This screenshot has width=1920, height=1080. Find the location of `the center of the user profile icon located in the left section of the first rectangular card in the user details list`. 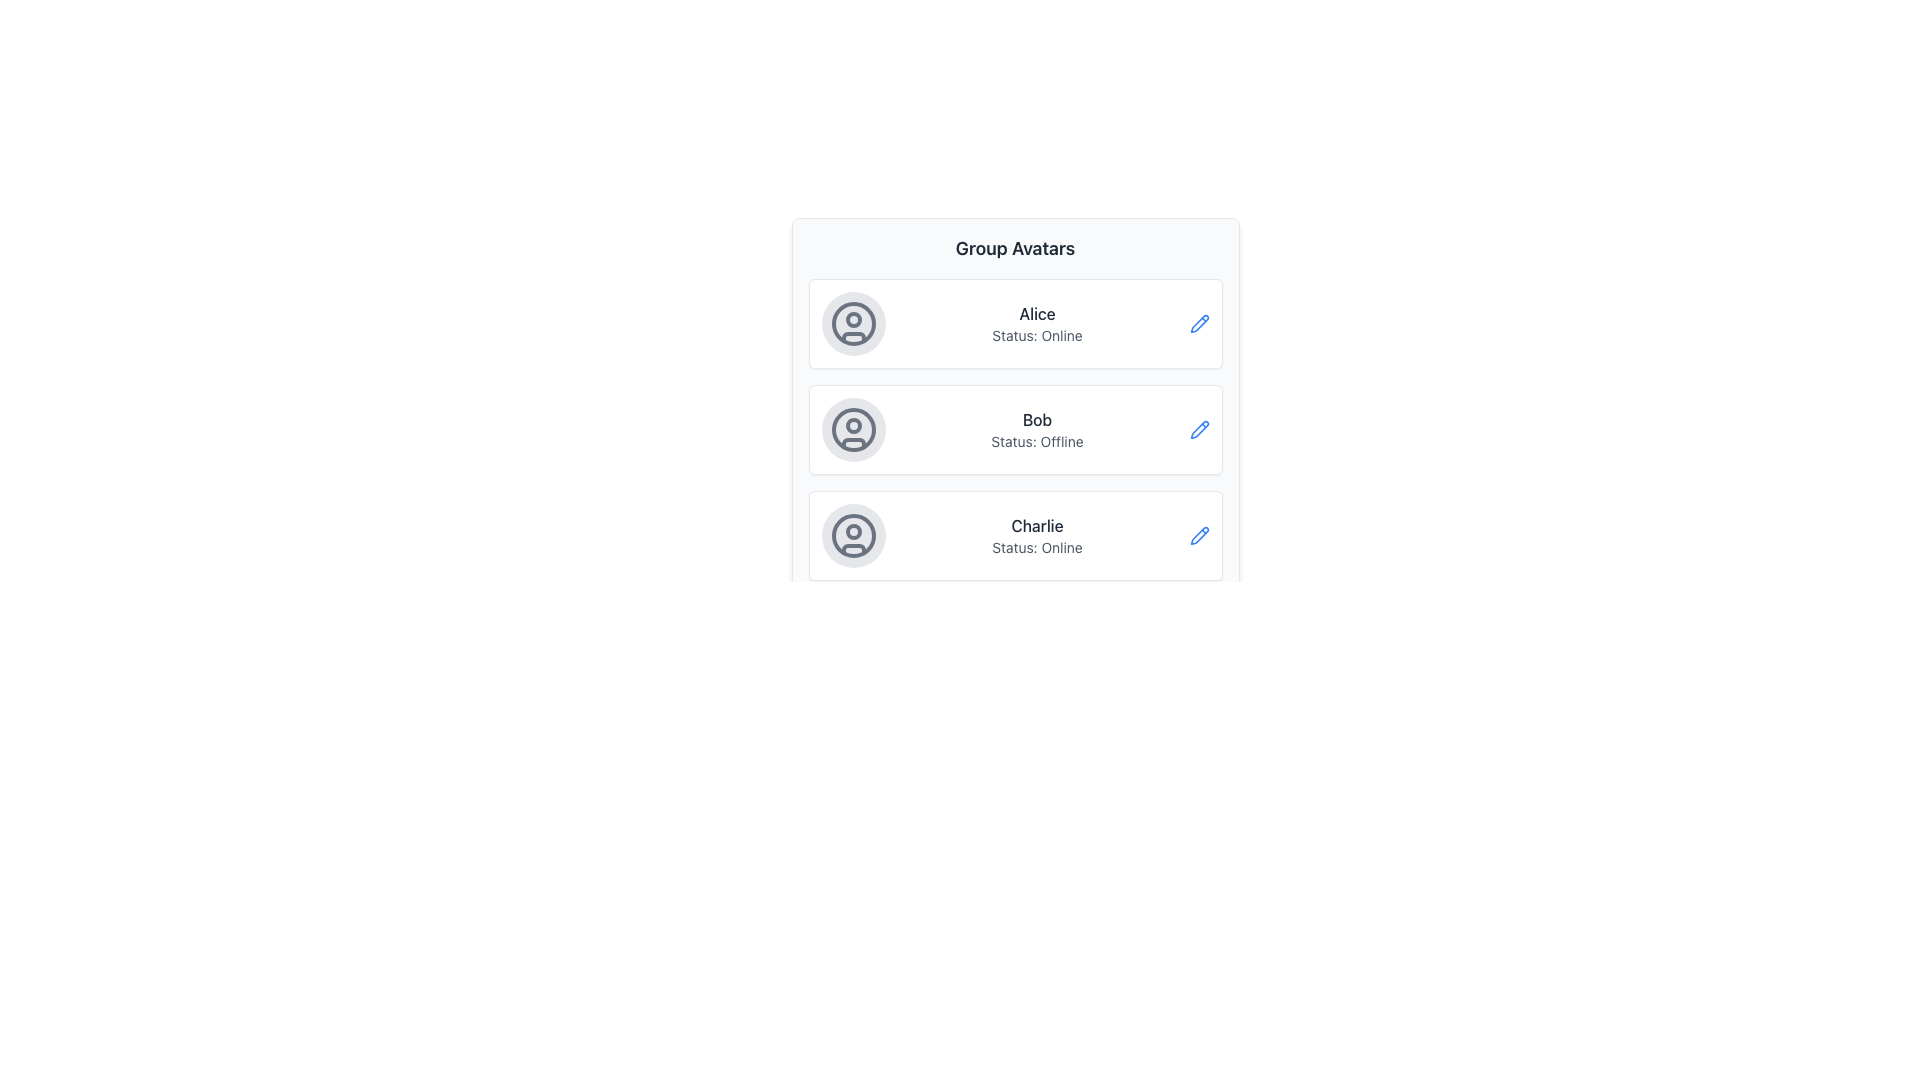

the center of the user profile icon located in the left section of the first rectangular card in the user details list is located at coordinates (853, 323).